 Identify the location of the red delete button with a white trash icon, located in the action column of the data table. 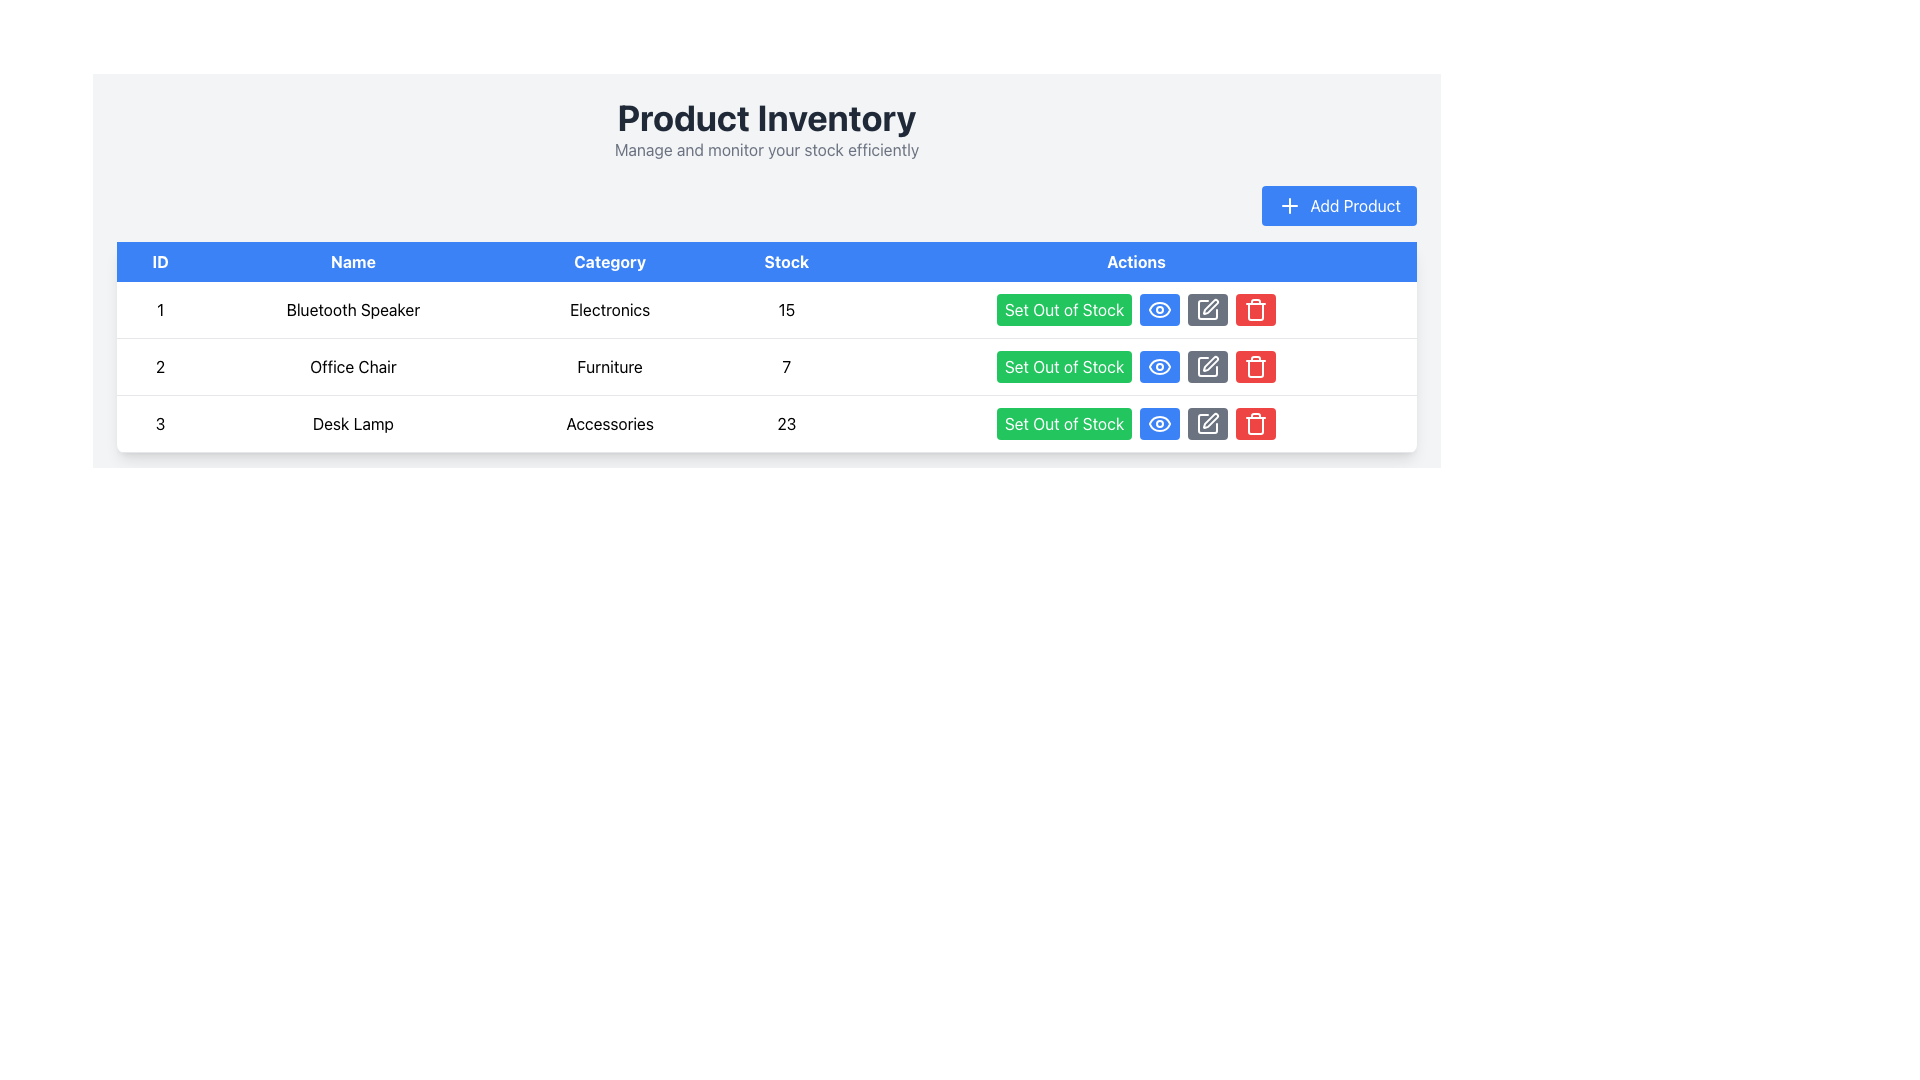
(1255, 309).